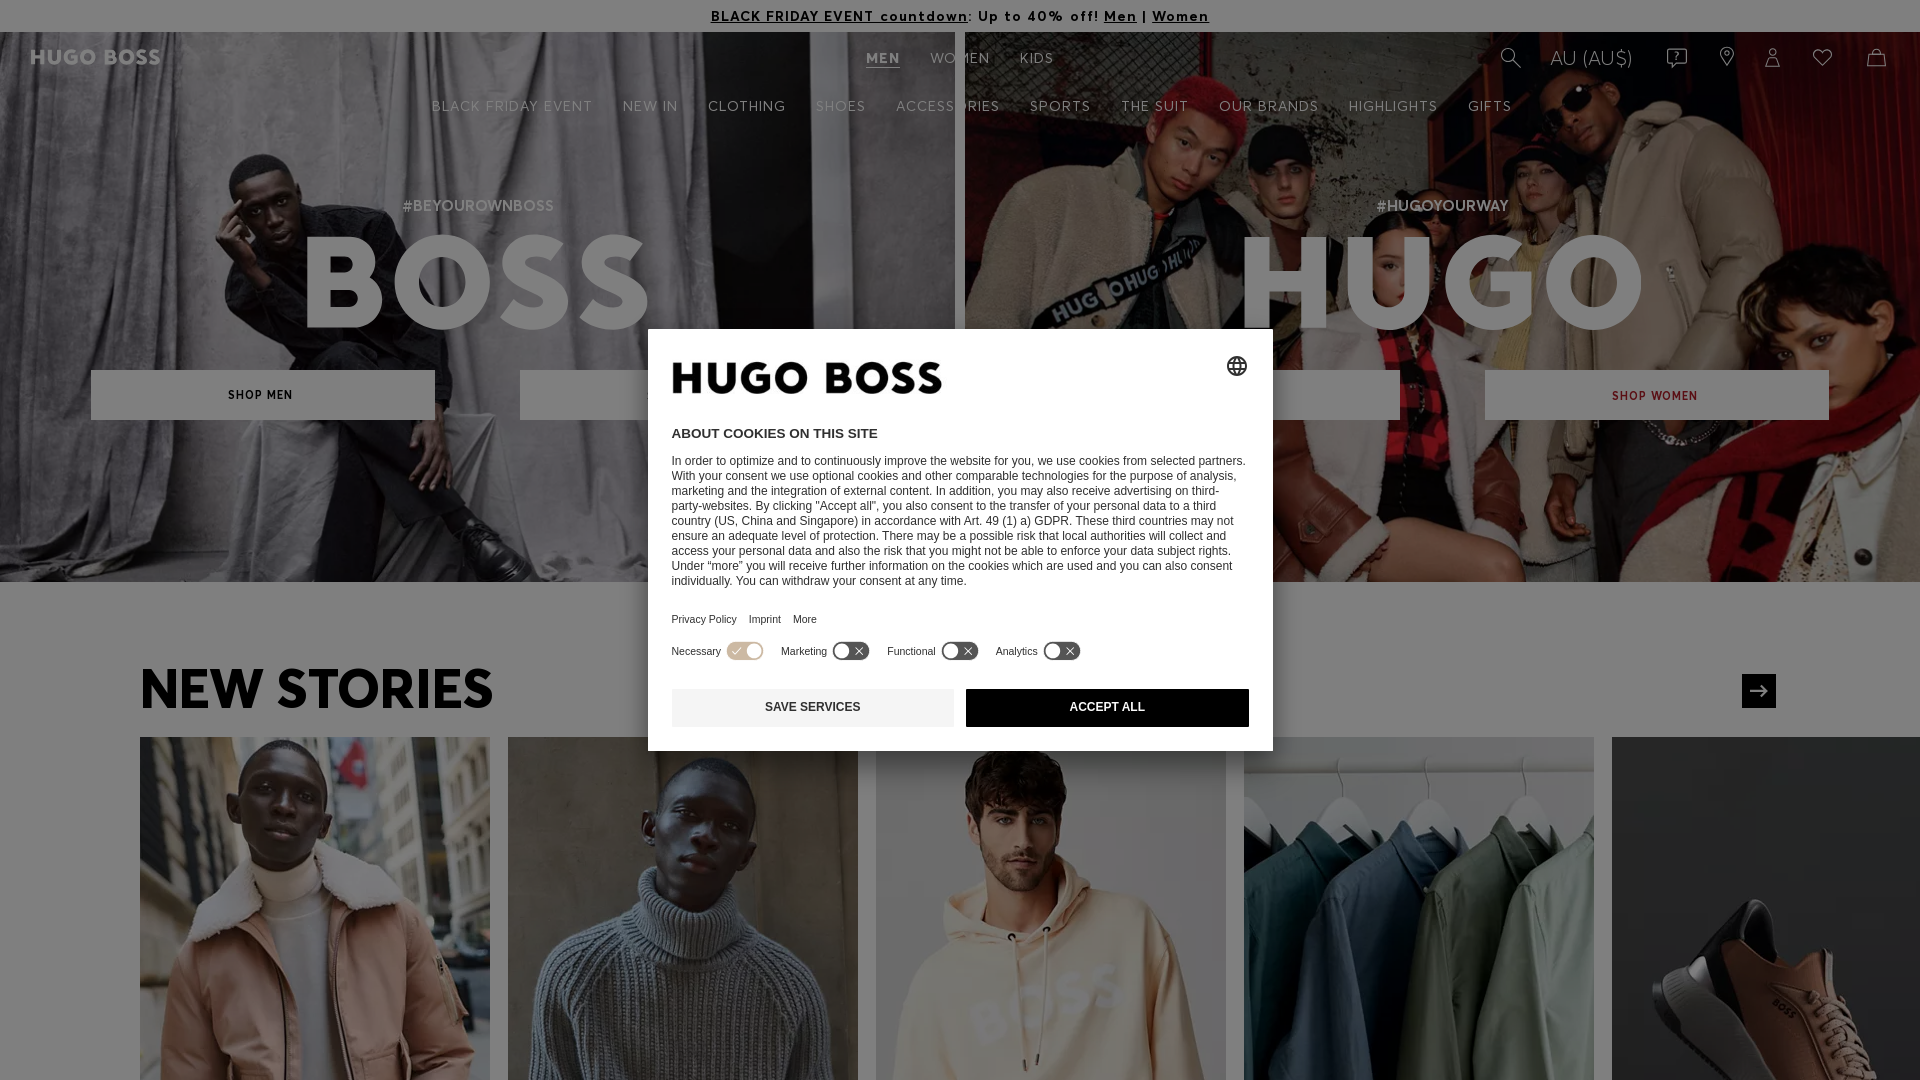  What do you see at coordinates (1708, 57) in the screenshot?
I see `'Store Locator'` at bounding box center [1708, 57].